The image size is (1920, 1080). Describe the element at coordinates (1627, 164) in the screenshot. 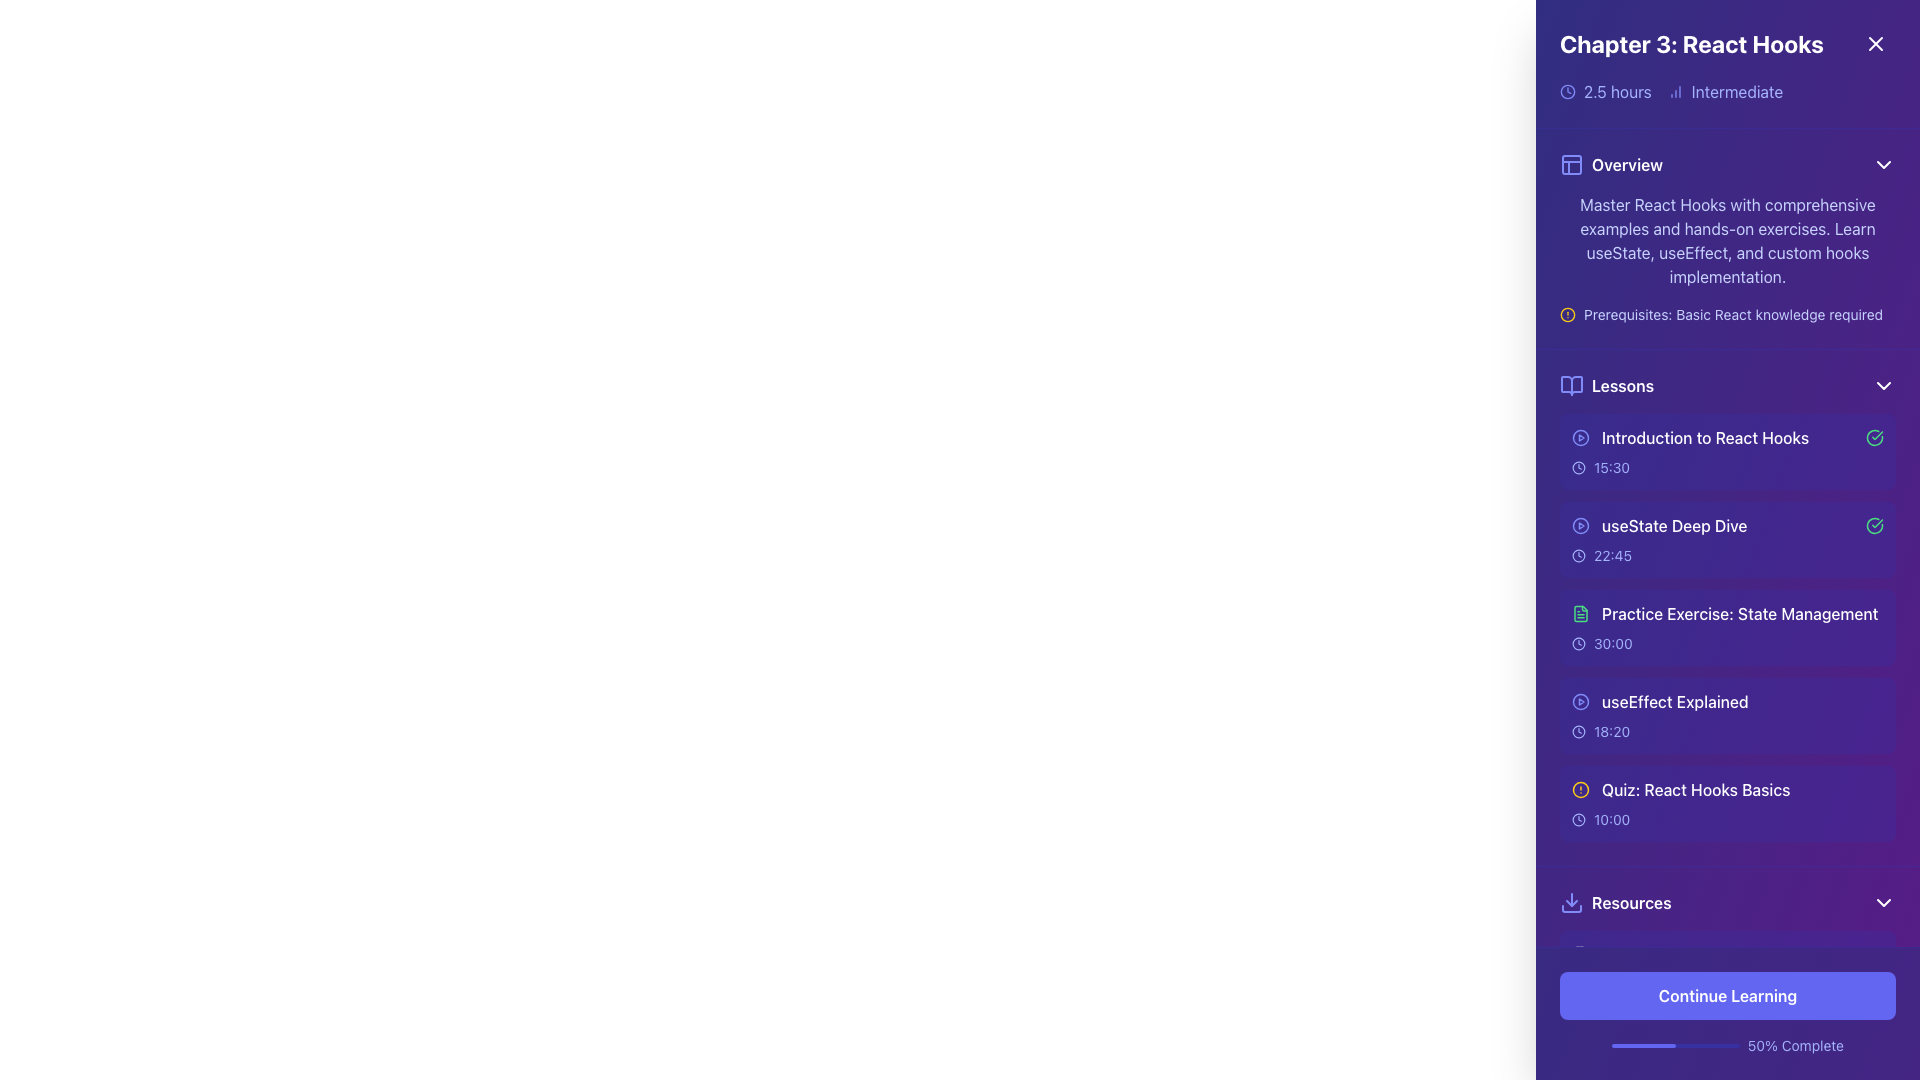

I see `the 'Overview' text label, which is a bold white font on a purple background, located in the right-side panel below the title 'Chapter 3: React Hooks'` at that location.